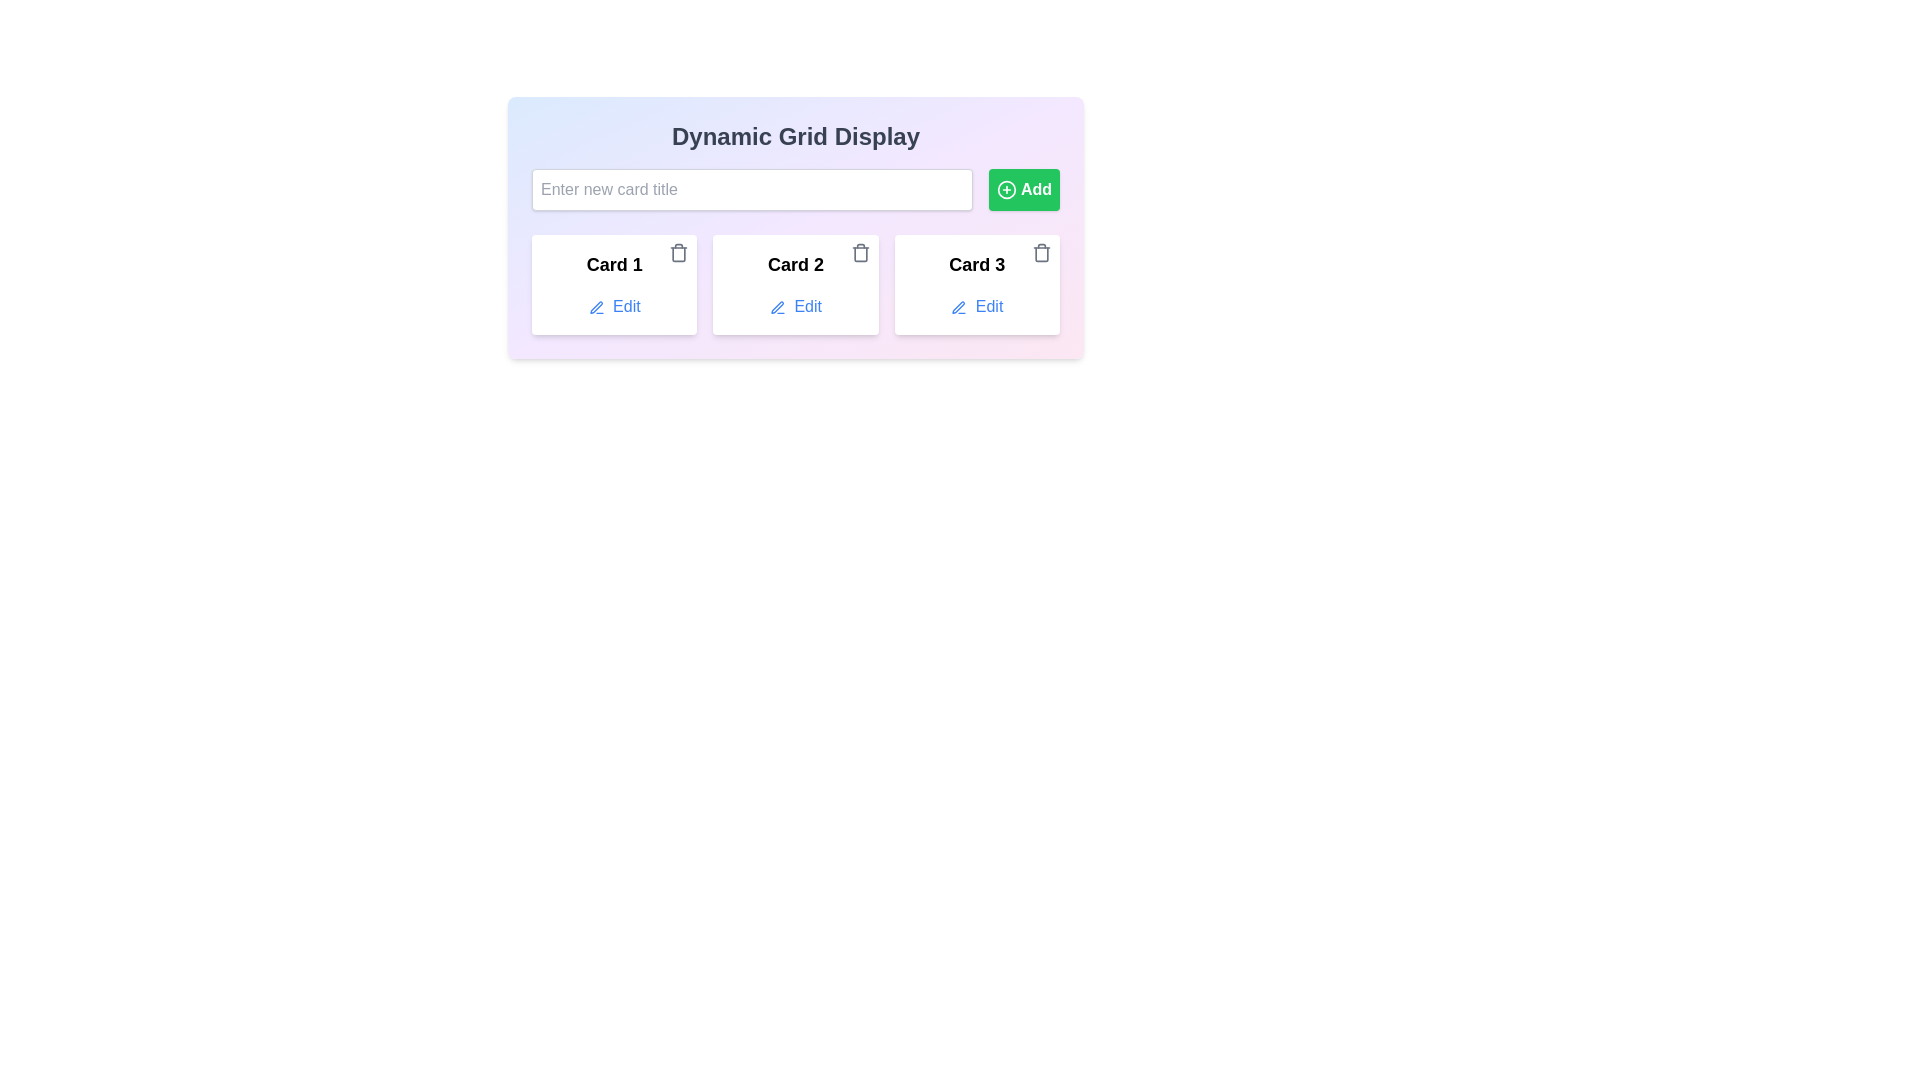  What do you see at coordinates (595, 307) in the screenshot?
I see `the edit icon located beside the 'Edit' text in the bottom section of 'Card 1' in the first column of the dynamic grid display to initiate the edit functionality` at bounding box center [595, 307].